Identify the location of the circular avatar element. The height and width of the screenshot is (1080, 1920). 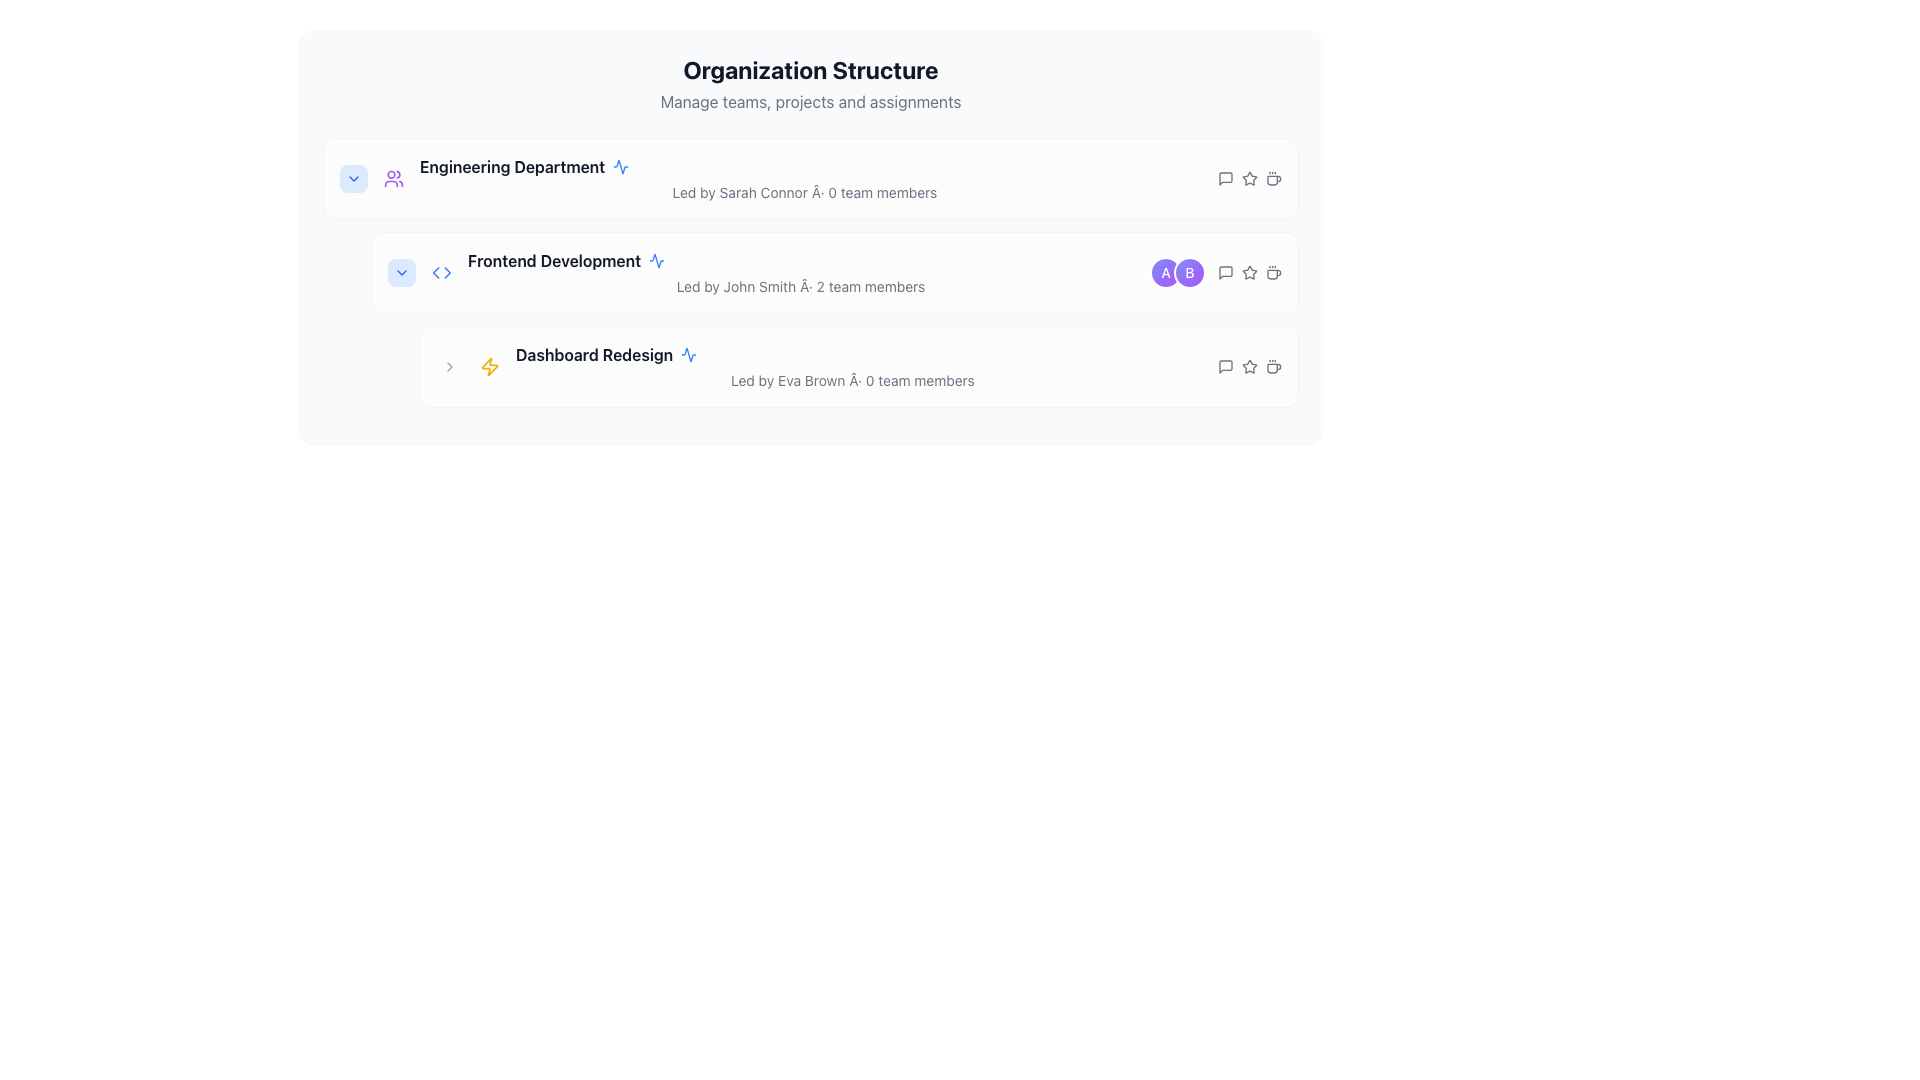
(1166, 273).